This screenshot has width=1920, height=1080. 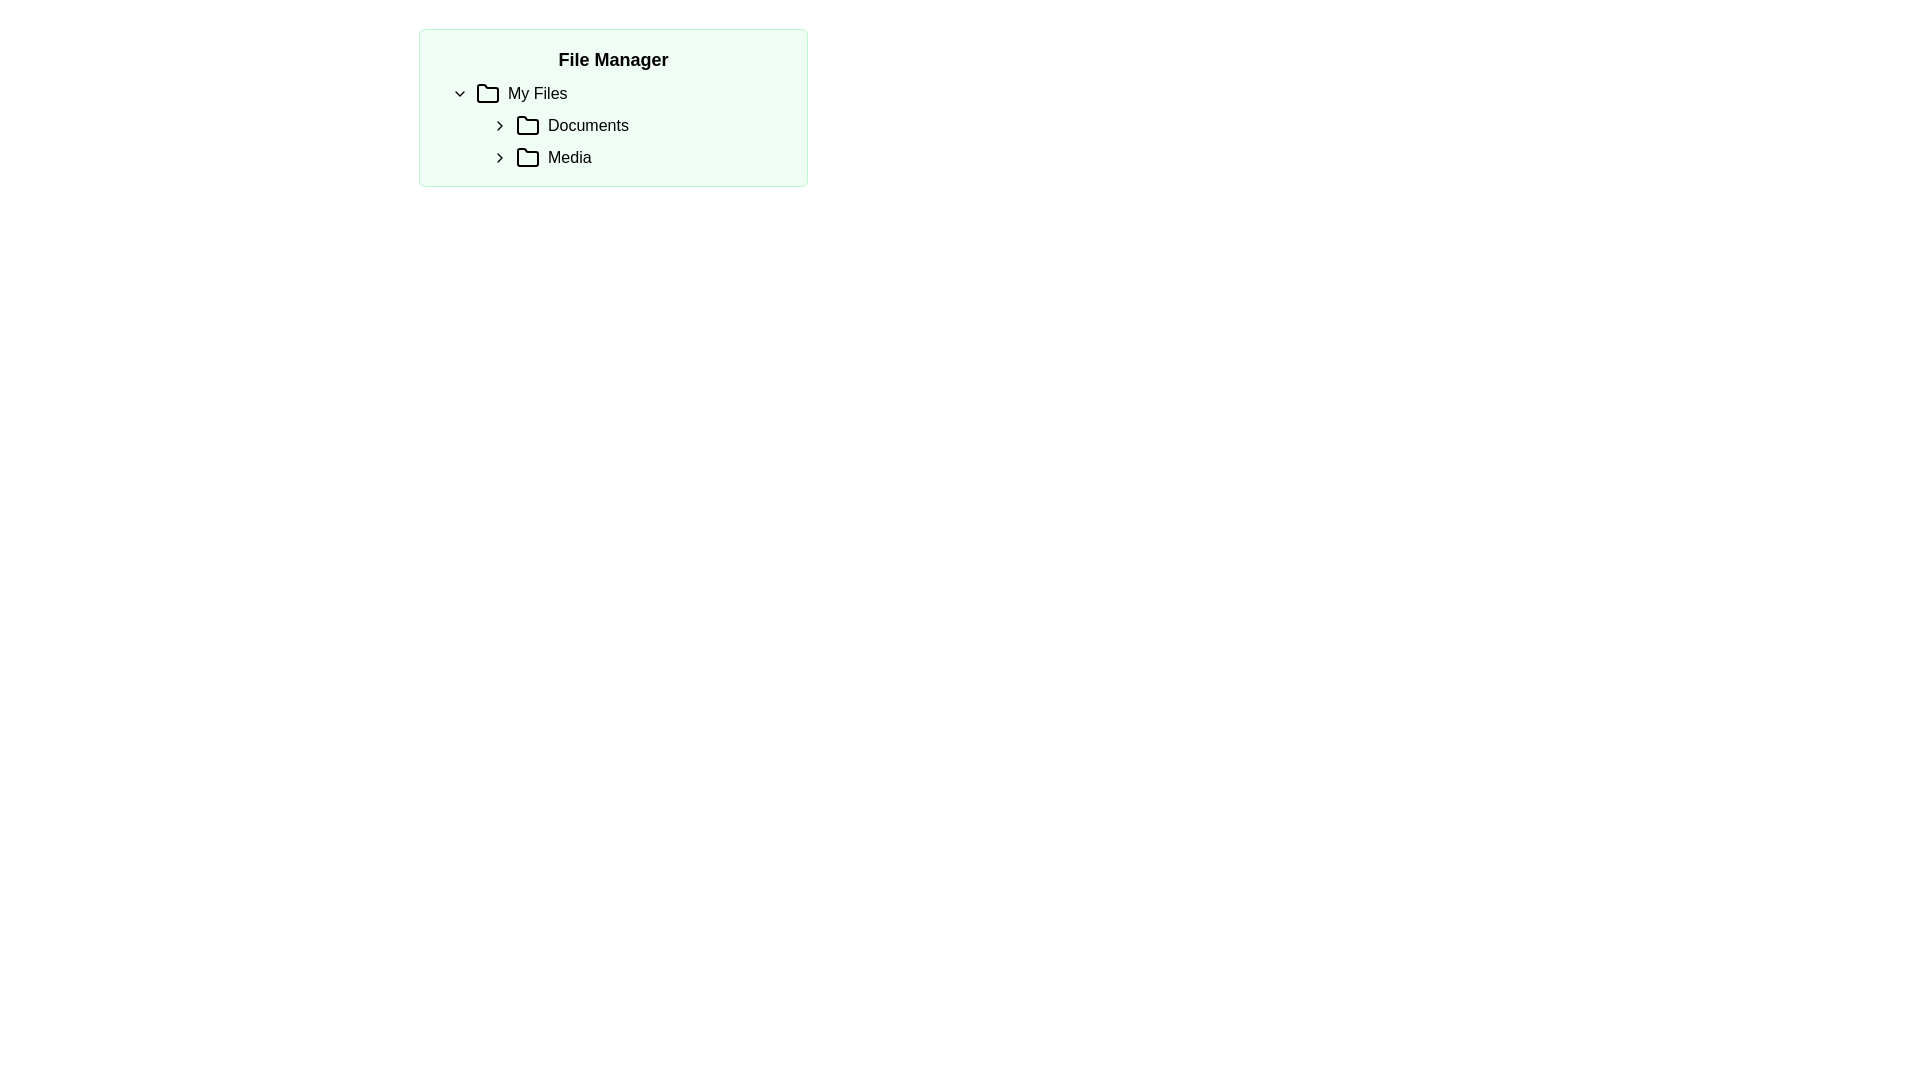 I want to click on the folder icon located in the top-left corner of the file management interface, so click(x=488, y=92).